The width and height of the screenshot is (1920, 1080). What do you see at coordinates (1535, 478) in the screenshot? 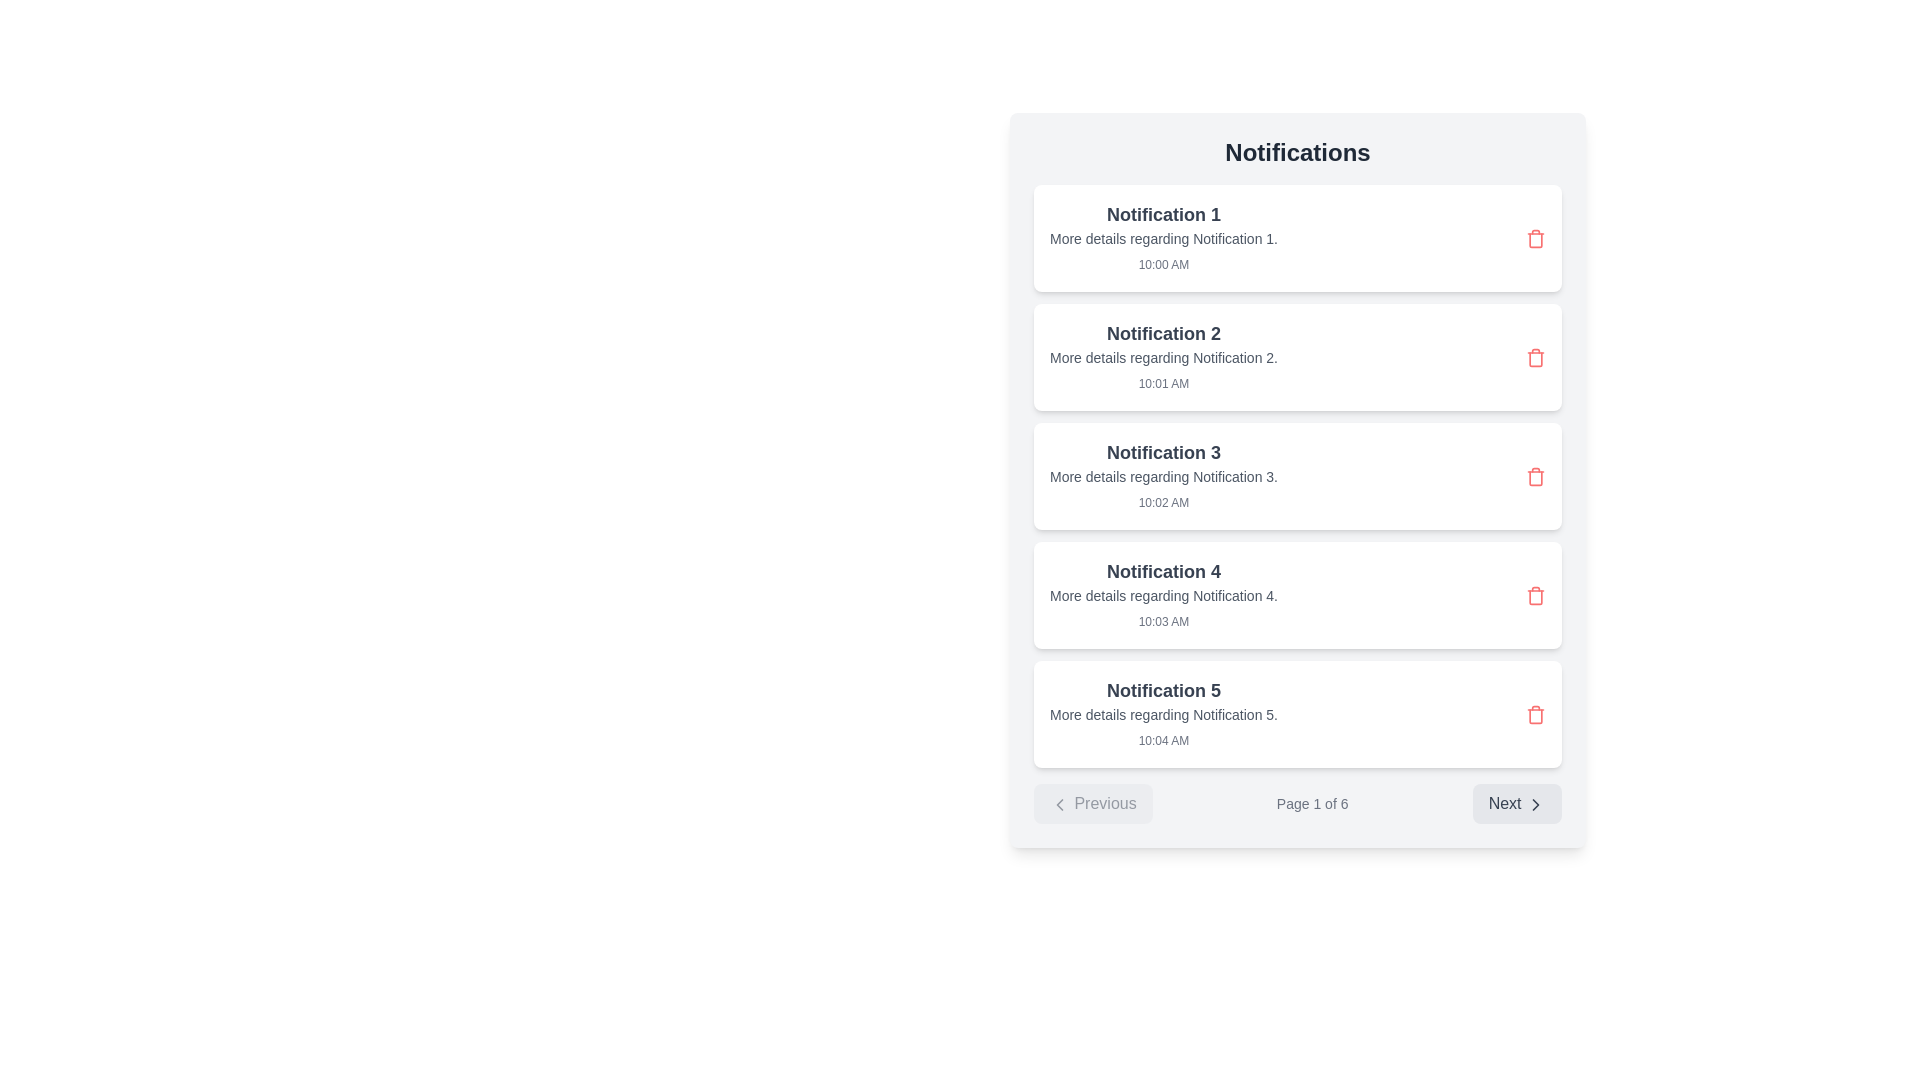
I see `the trash icon located to the right of the text details in the third notification item` at bounding box center [1535, 478].